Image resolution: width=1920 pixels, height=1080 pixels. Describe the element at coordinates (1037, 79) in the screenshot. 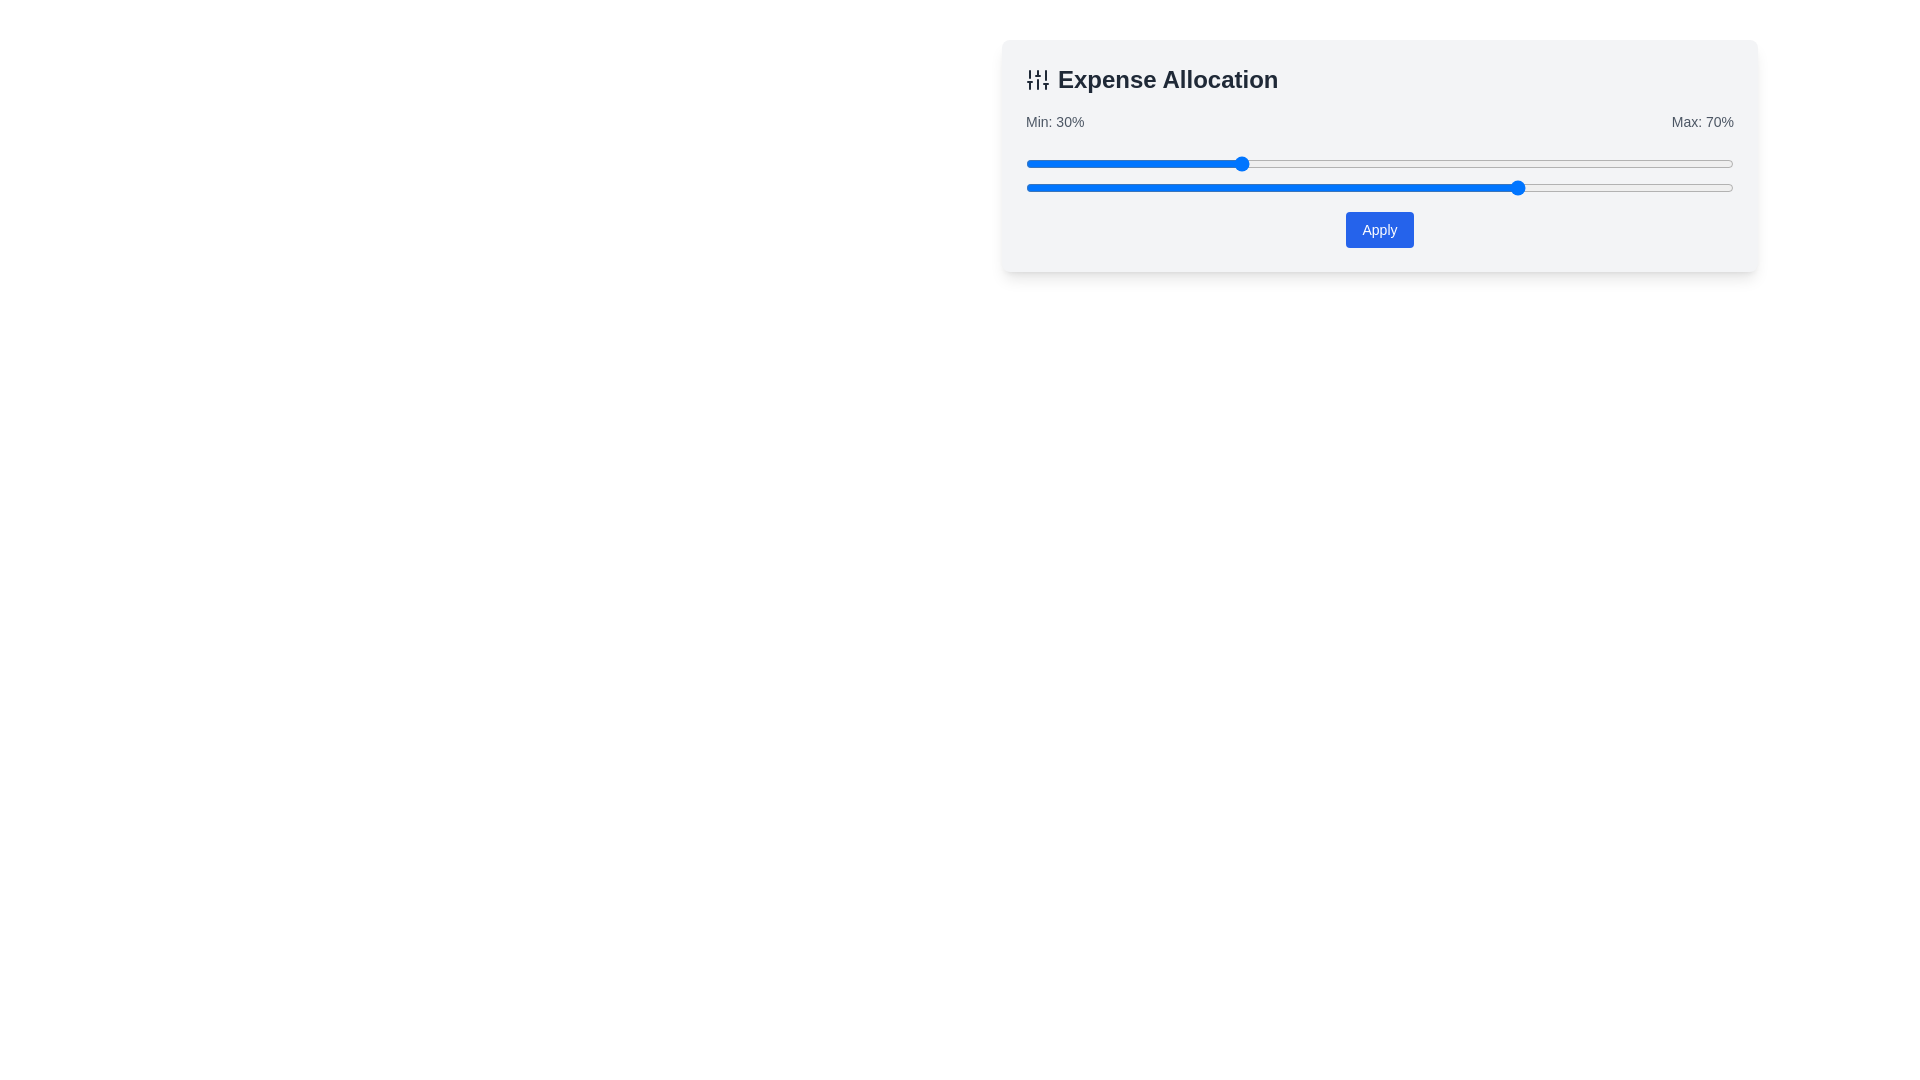

I see `the vertical sliders icon located at the top-left corner of the card, to the left of the title 'Expense Allocation'` at that location.